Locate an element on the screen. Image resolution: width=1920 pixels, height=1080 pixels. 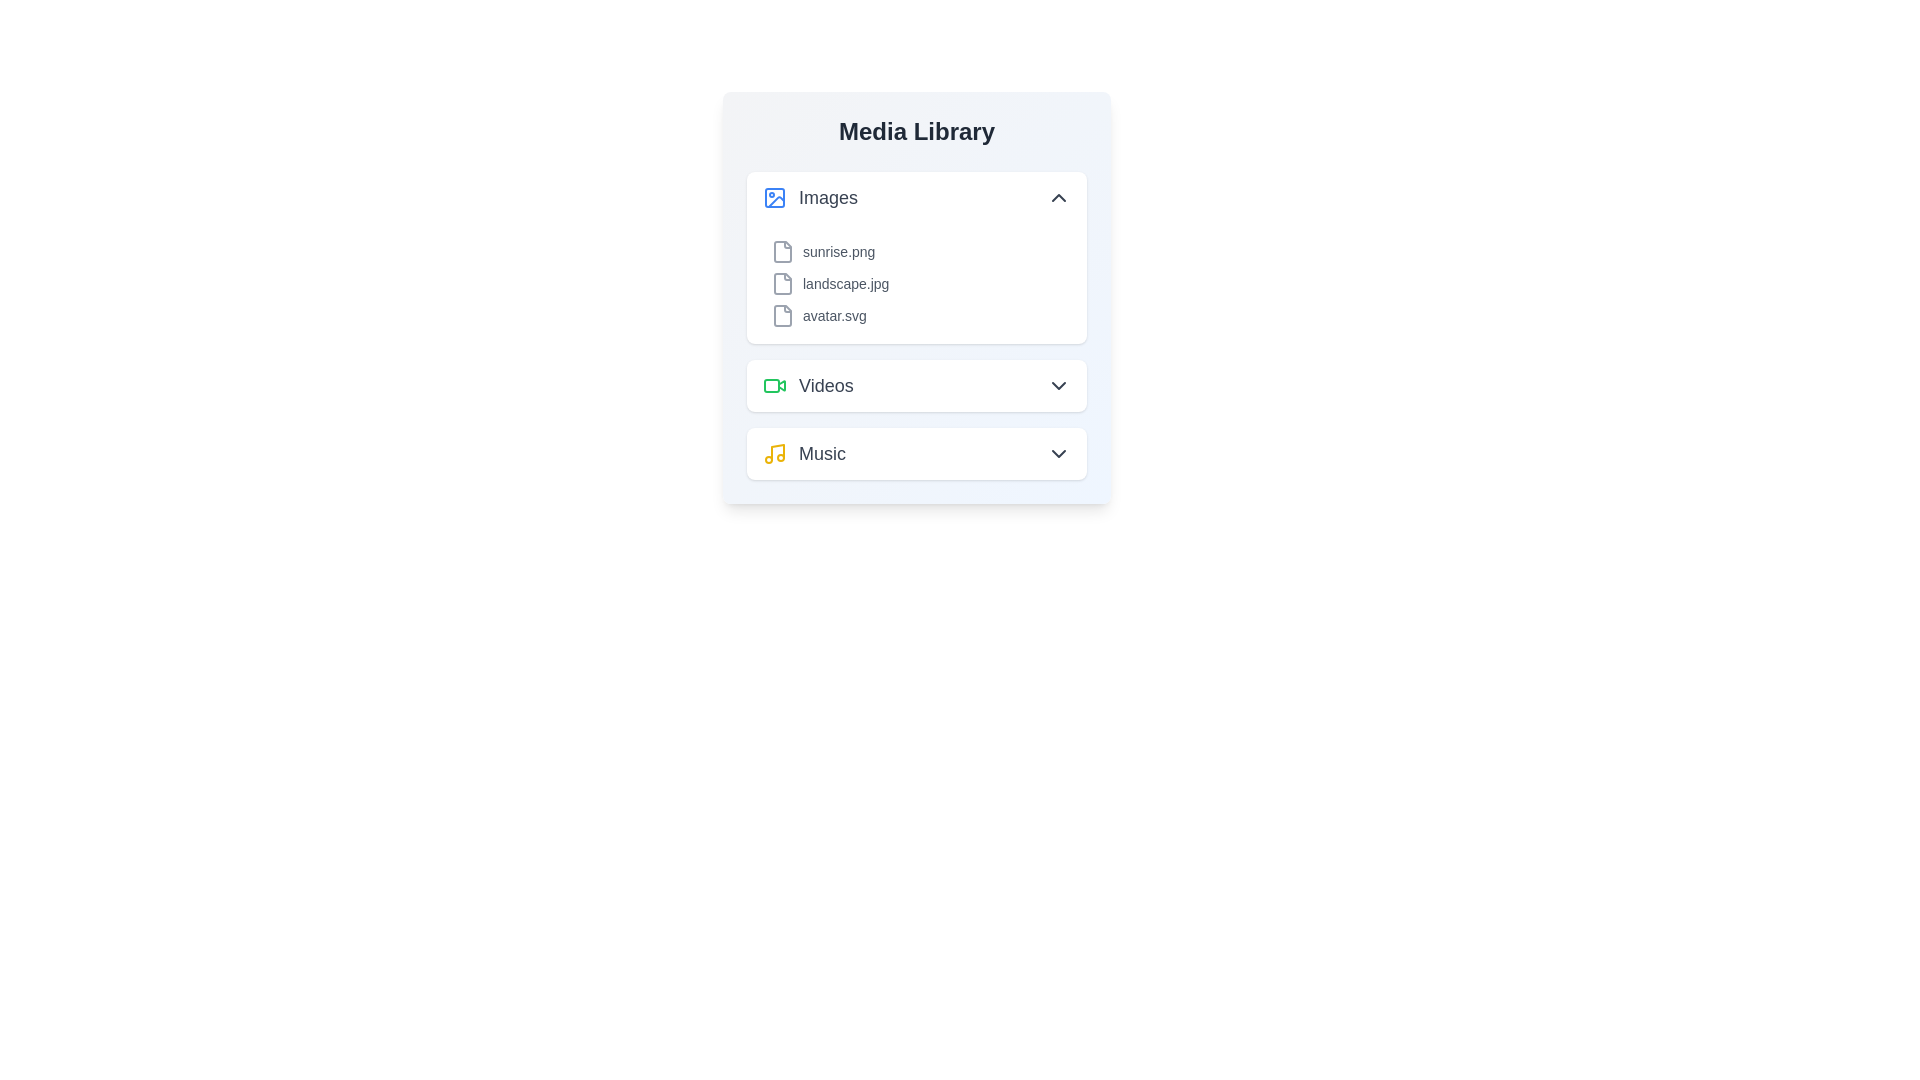
the text label indicating the contents of the 'Images' section within the media library, which is positioned to the right of a blue picture frame icon is located at coordinates (828, 197).